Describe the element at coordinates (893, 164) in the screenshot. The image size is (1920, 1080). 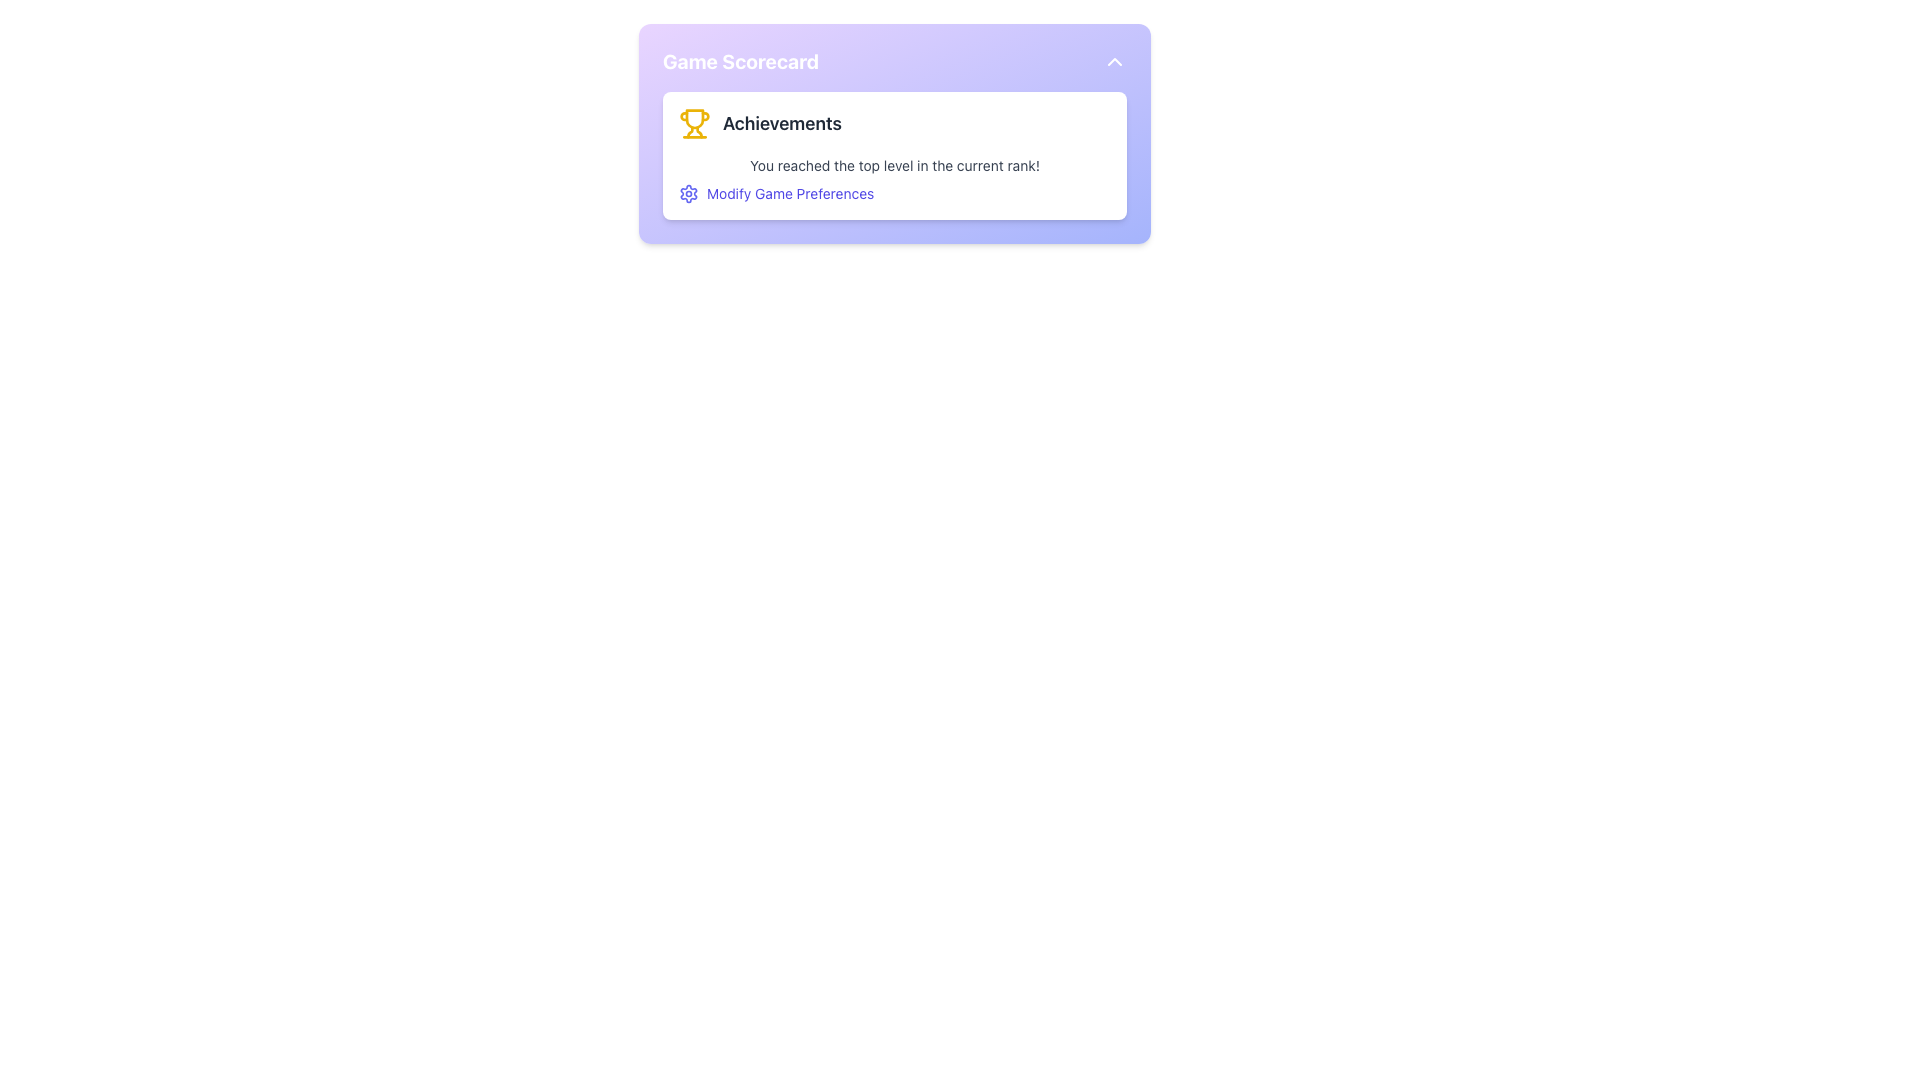
I see `the static text element providing feedback on achievement levels, located underneath the 'Achievements' heading with a trophy icon, on a purple background` at that location.